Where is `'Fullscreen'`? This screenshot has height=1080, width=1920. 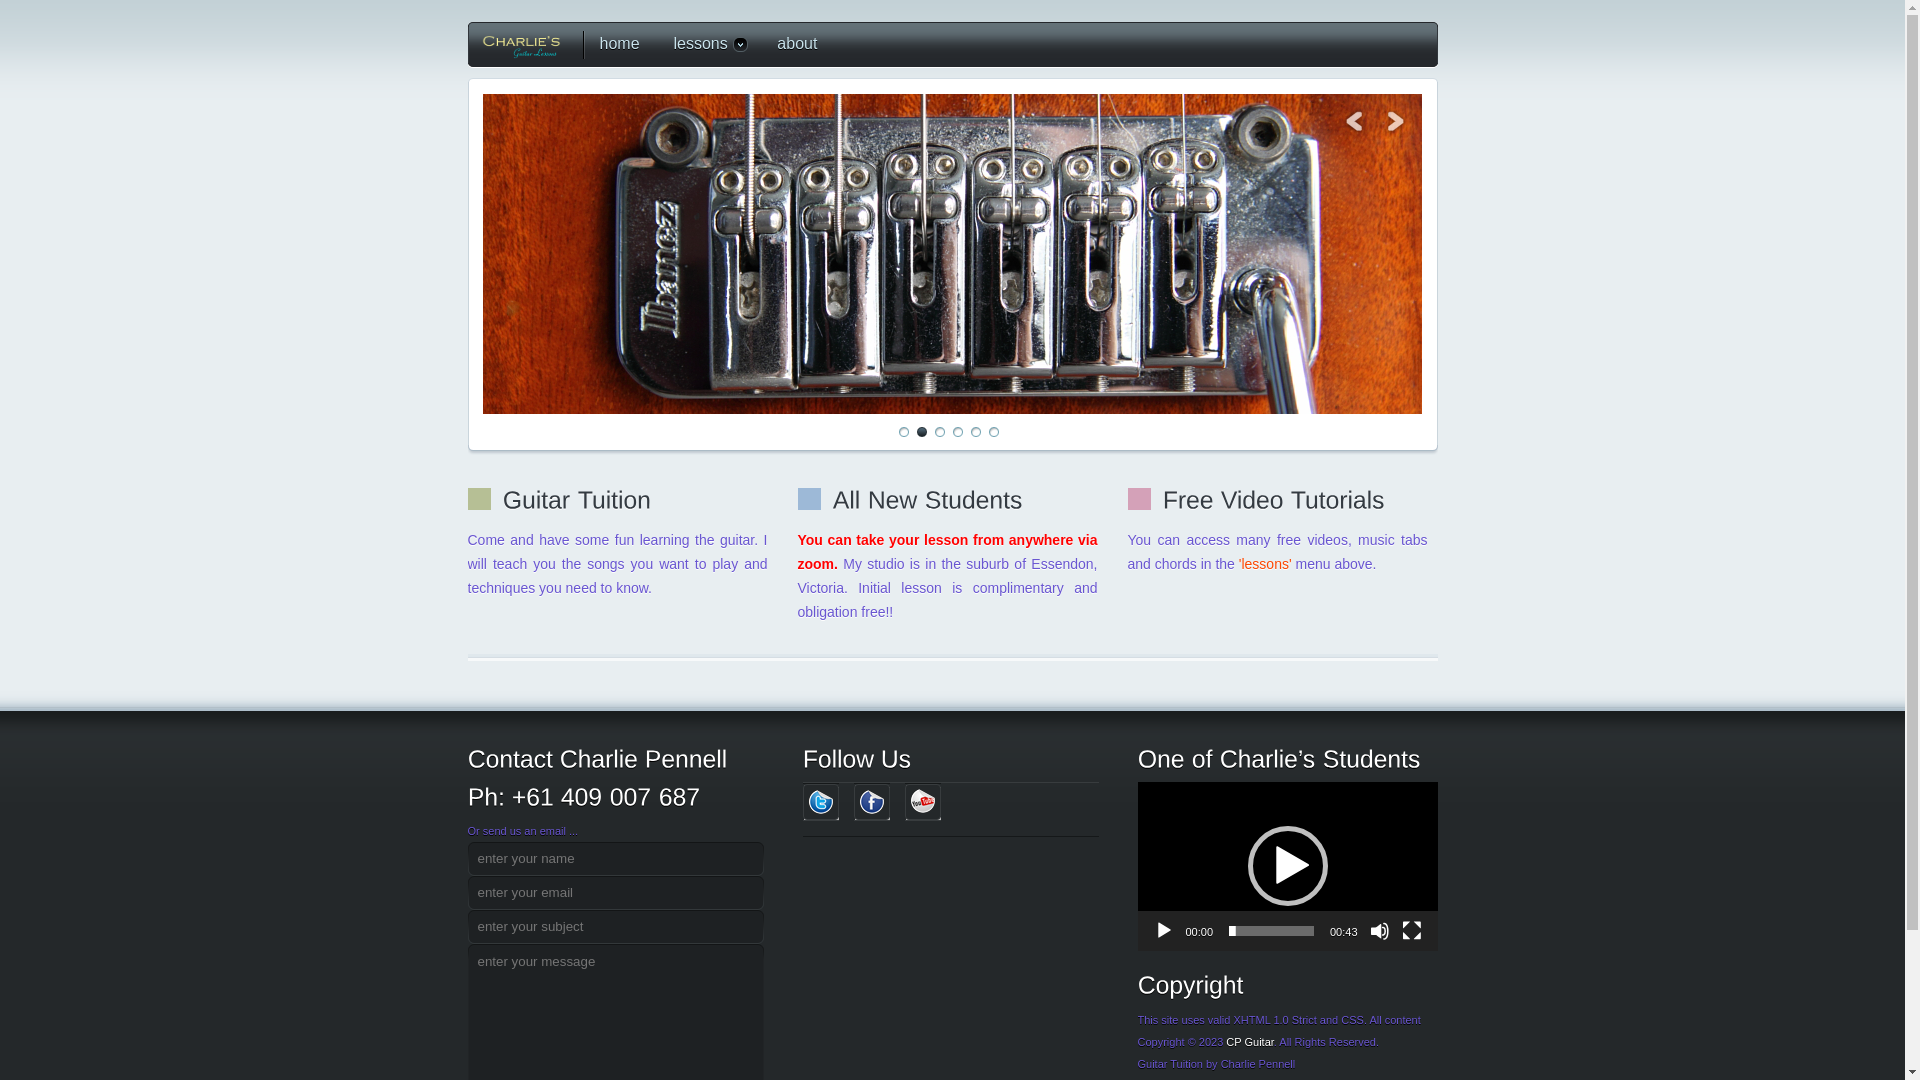
'Fullscreen' is located at coordinates (1410, 930).